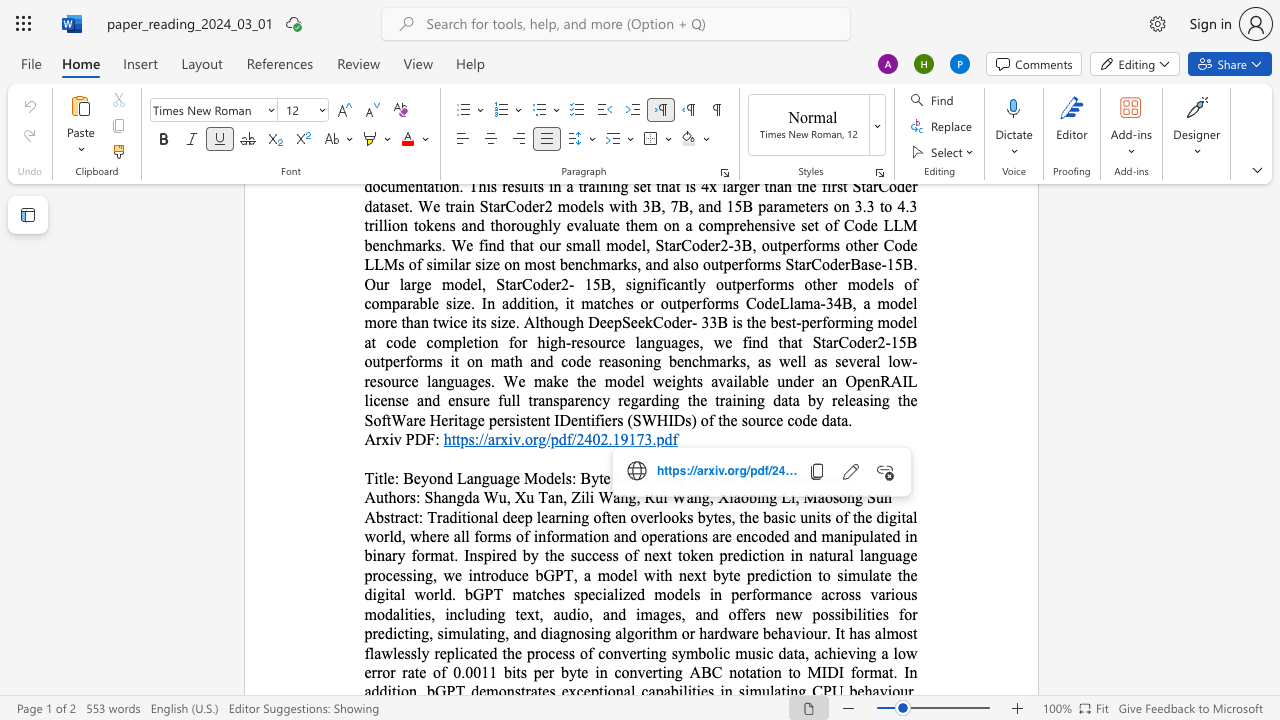 The height and width of the screenshot is (720, 1280). Describe the element at coordinates (837, 478) in the screenshot. I see `the 5th character "o" in the text` at that location.